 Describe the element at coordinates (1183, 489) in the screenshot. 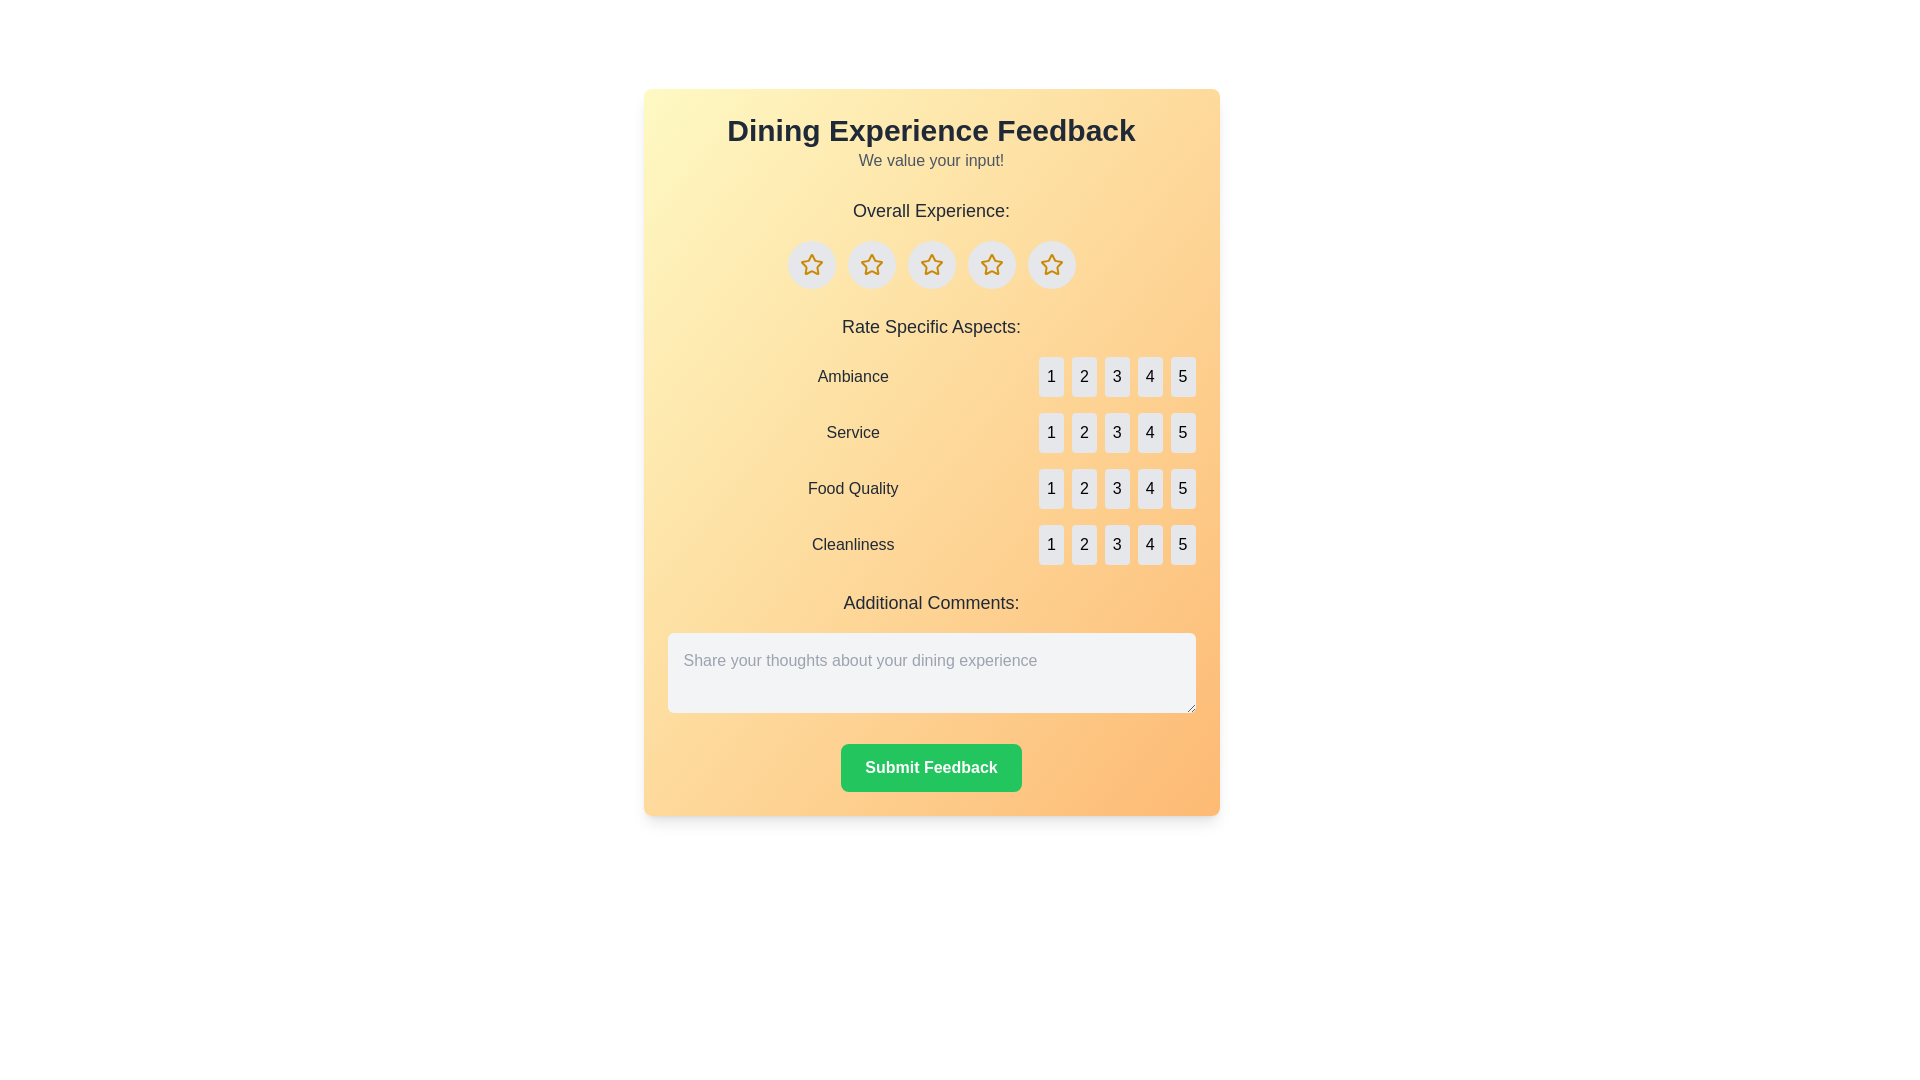

I see `the fifth button in the horizontal row under the 'Food Quality' criterion` at that location.